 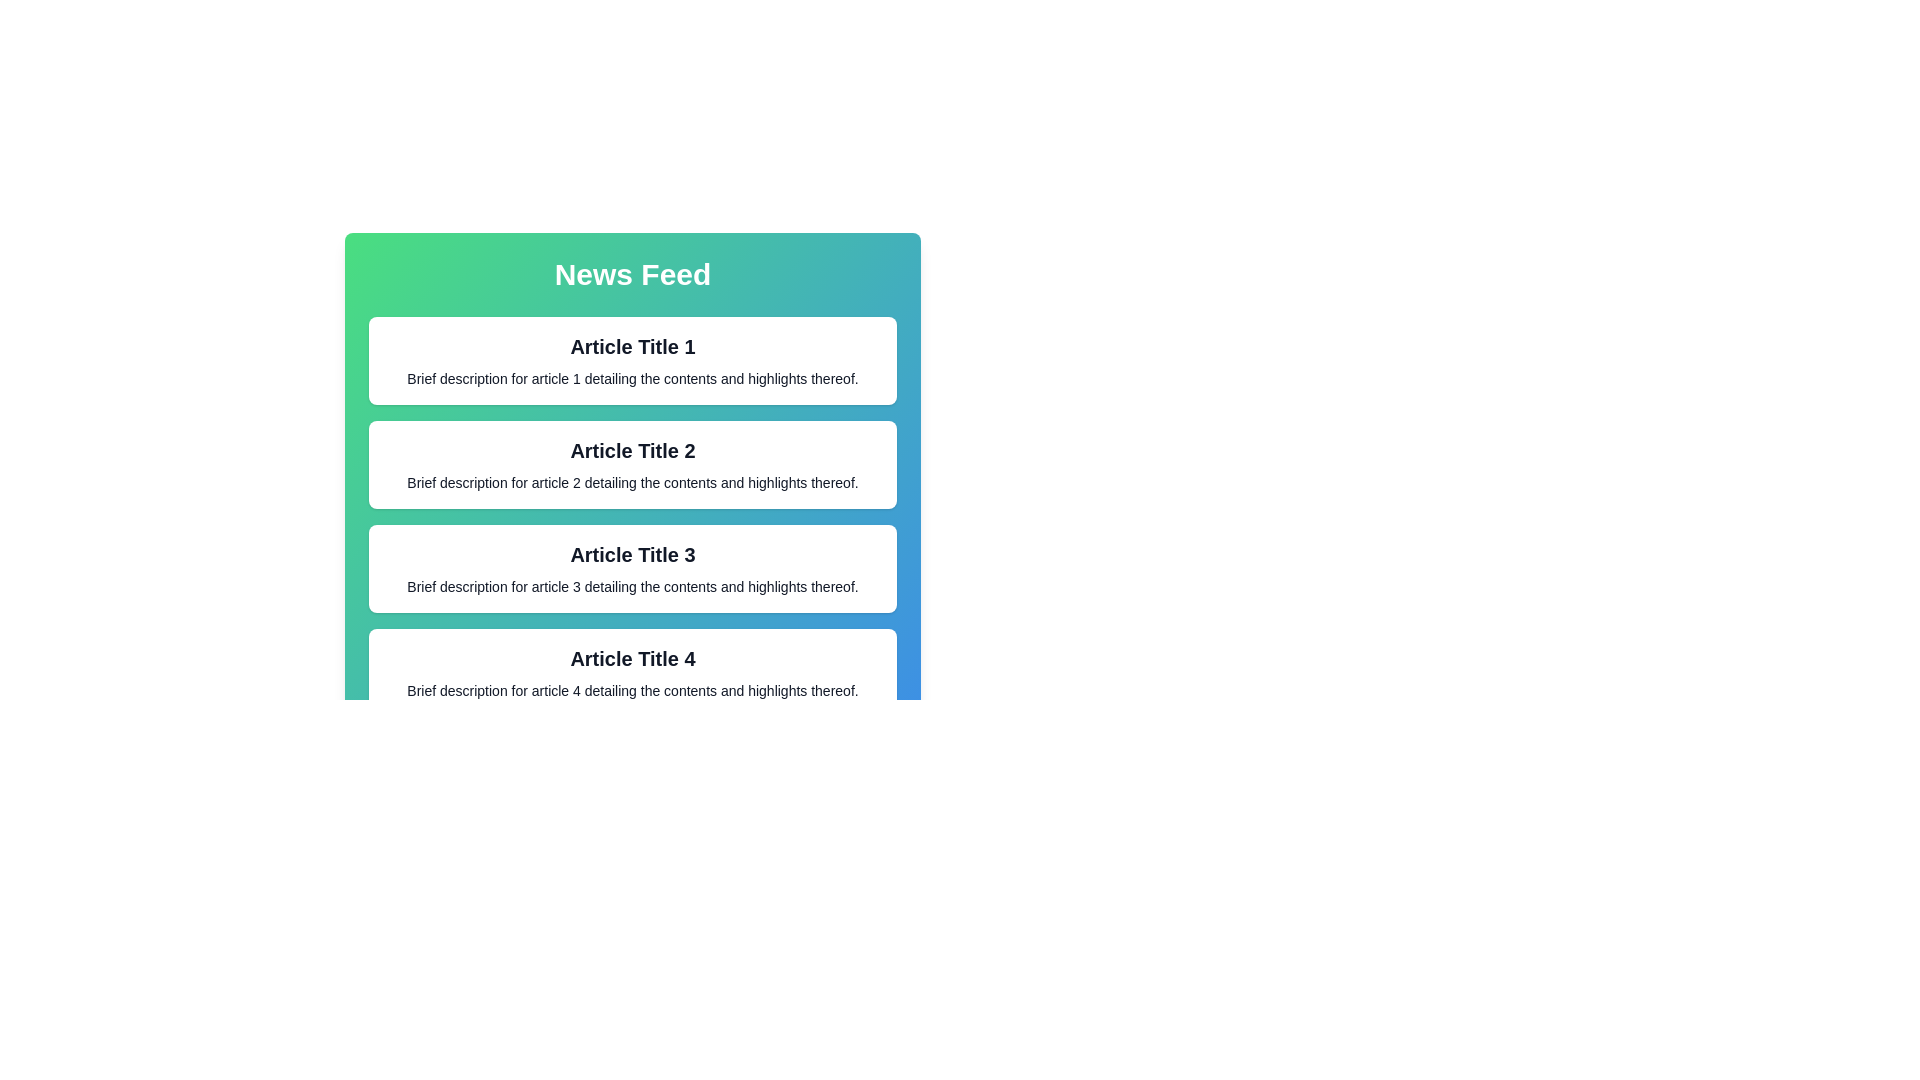 What do you see at coordinates (632, 274) in the screenshot?
I see `the heading element that serves as the title for the news feed section for accessibility purposes` at bounding box center [632, 274].